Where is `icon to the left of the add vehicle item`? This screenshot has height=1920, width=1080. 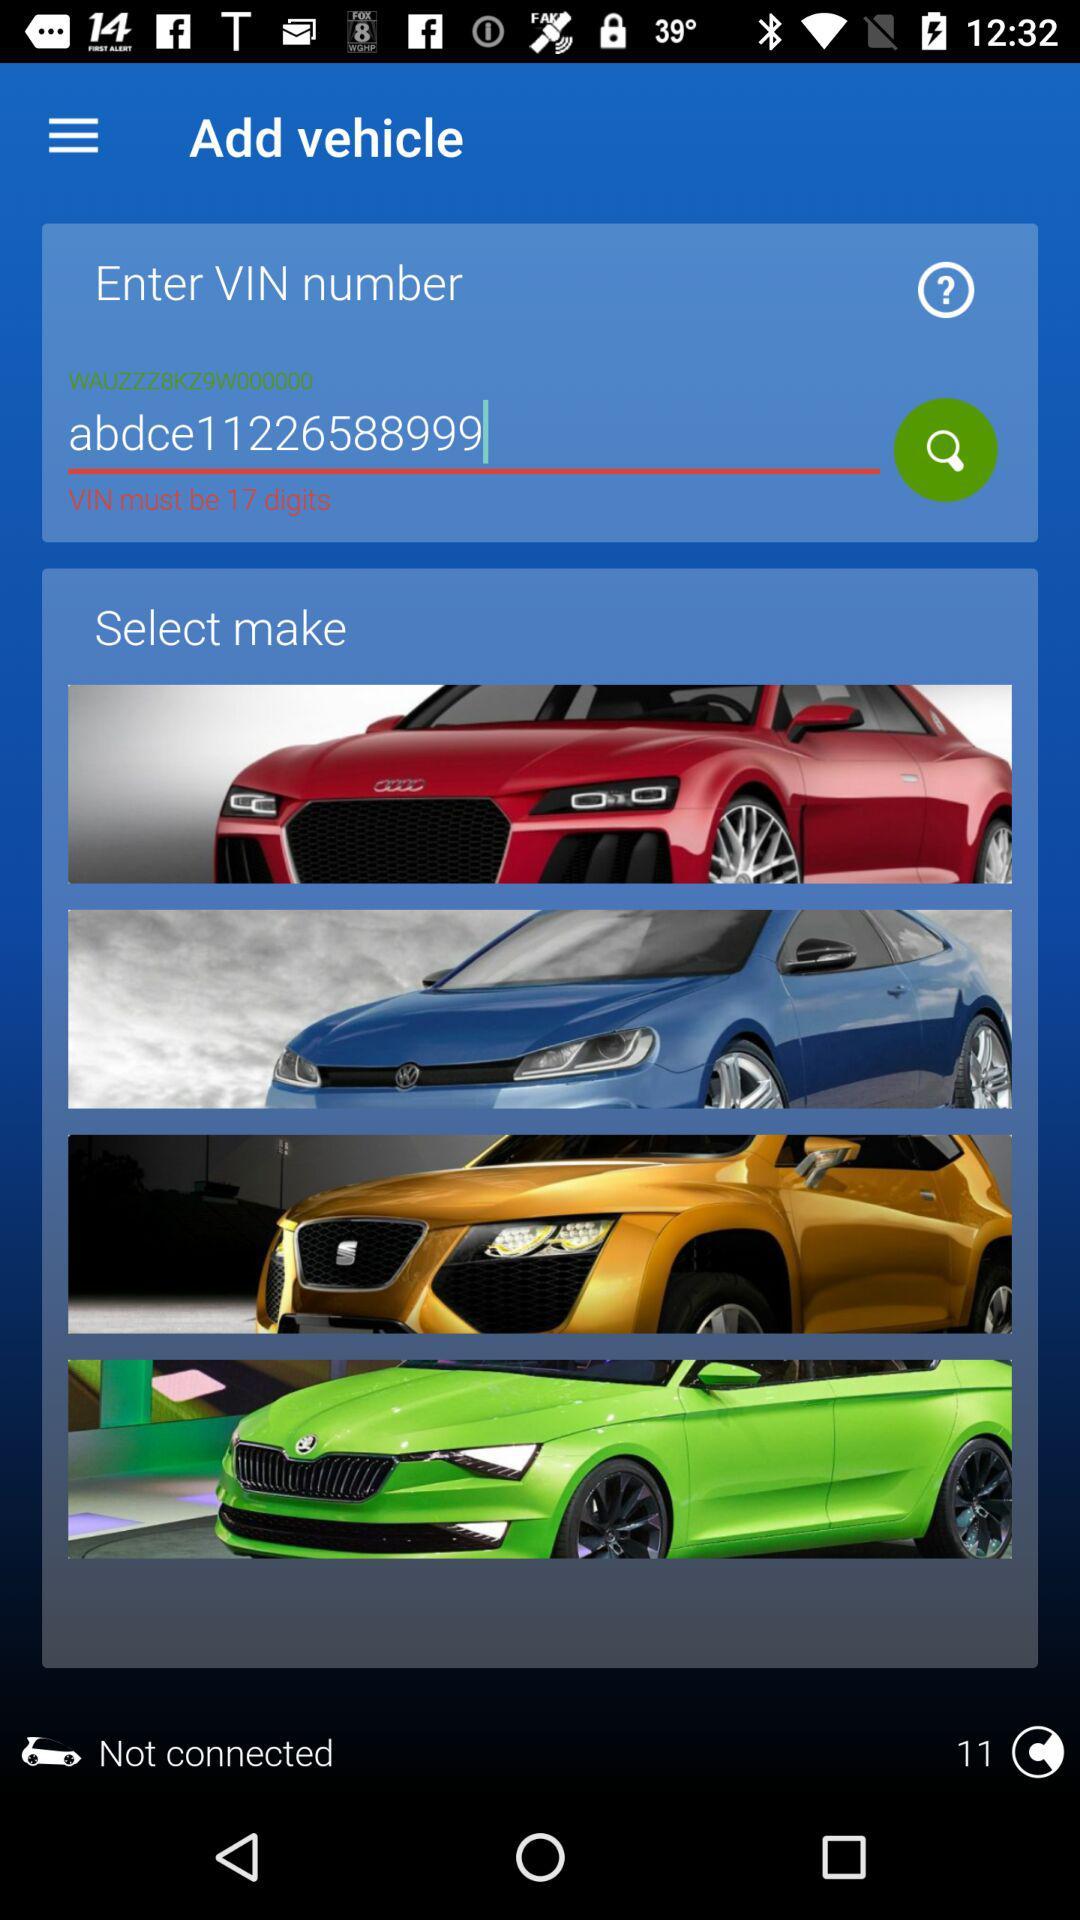 icon to the left of the add vehicle item is located at coordinates (72, 135).